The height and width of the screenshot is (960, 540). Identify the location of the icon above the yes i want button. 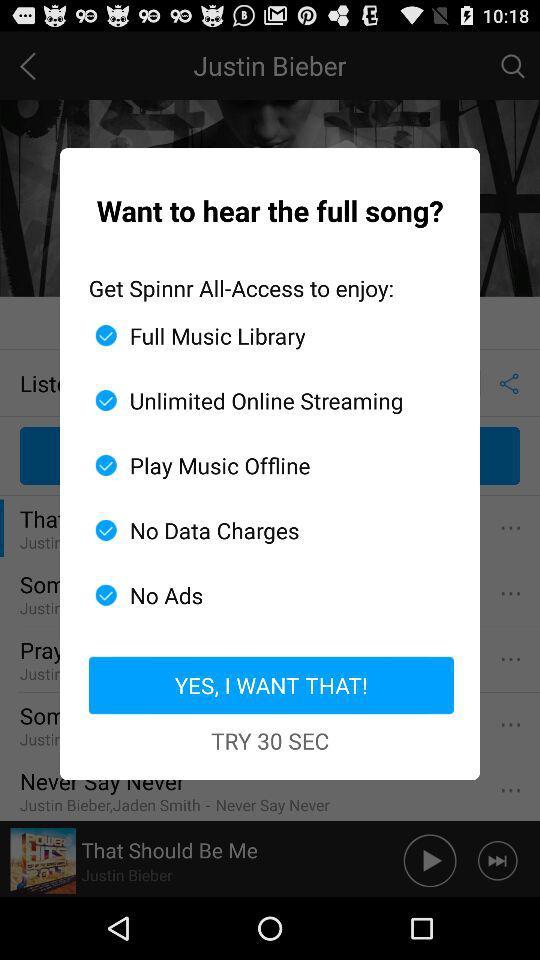
(262, 595).